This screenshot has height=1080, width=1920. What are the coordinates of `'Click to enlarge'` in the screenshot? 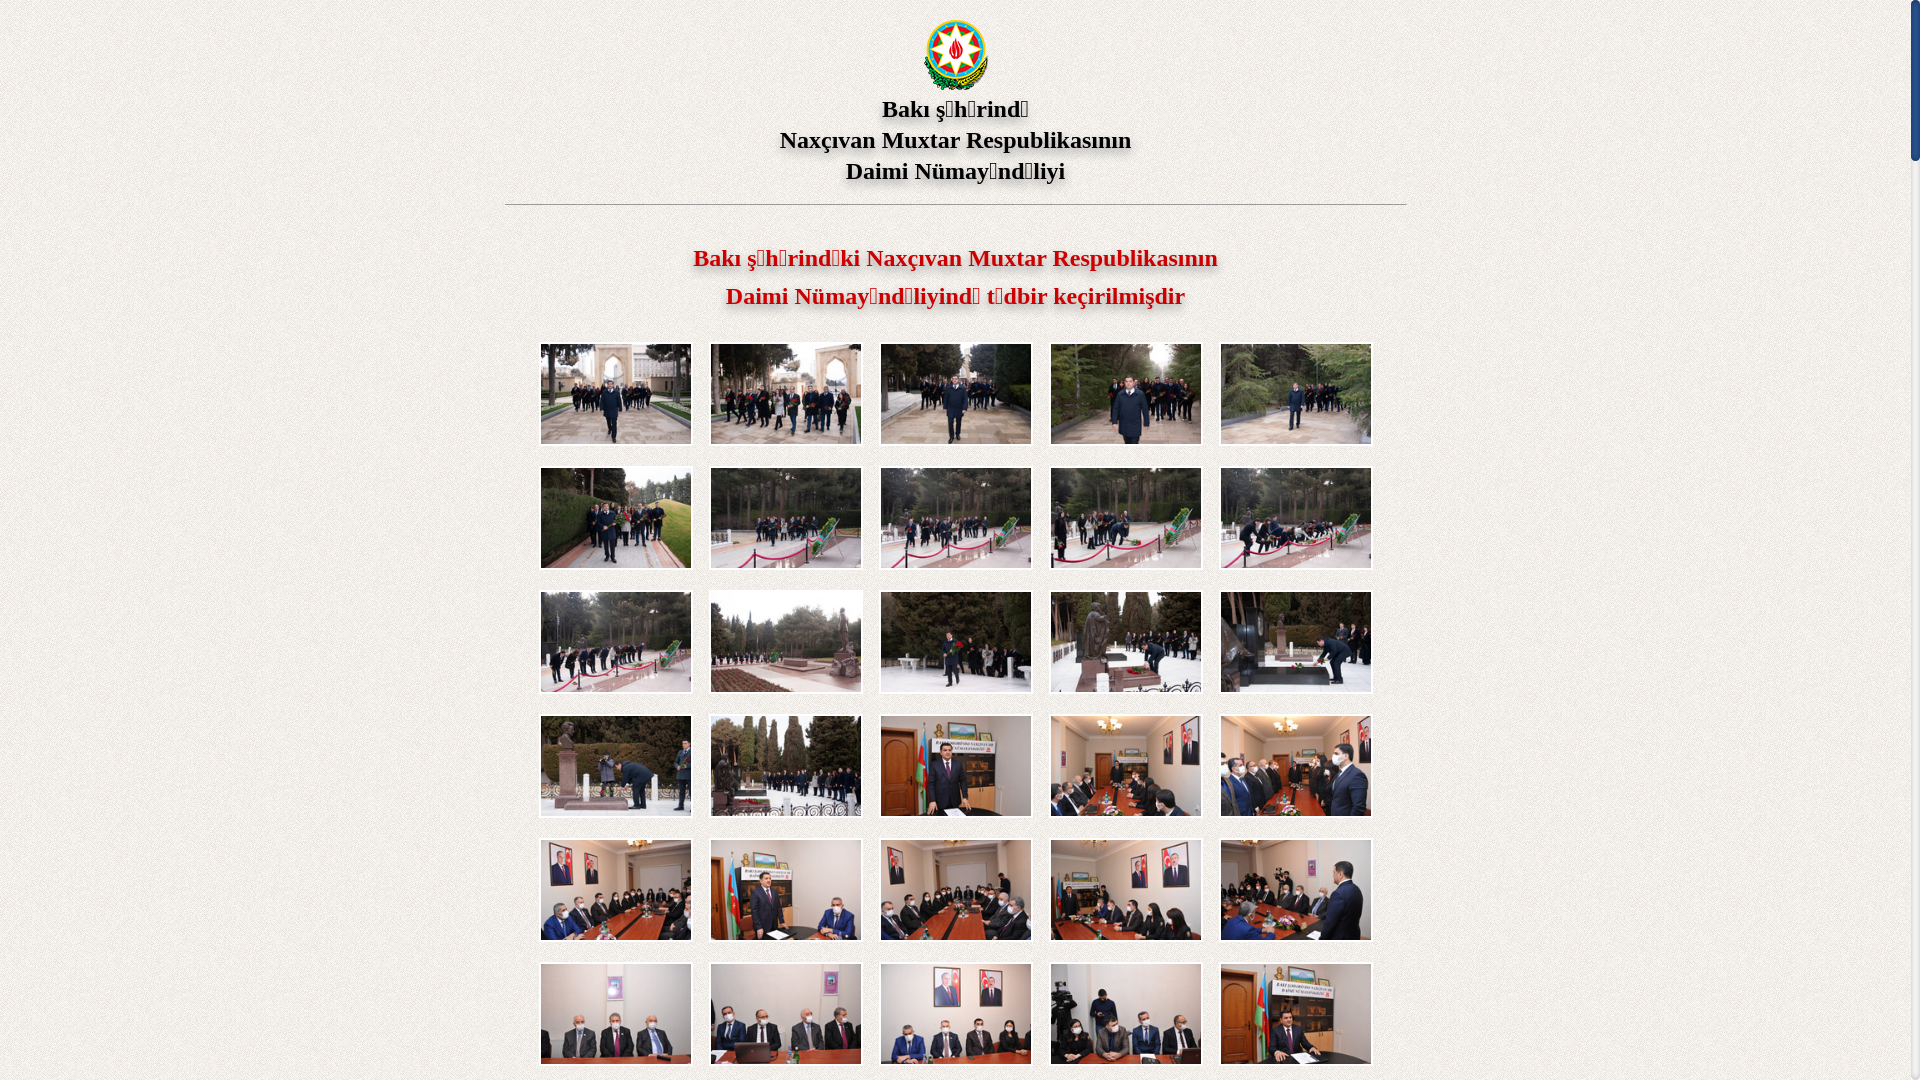 It's located at (613, 889).